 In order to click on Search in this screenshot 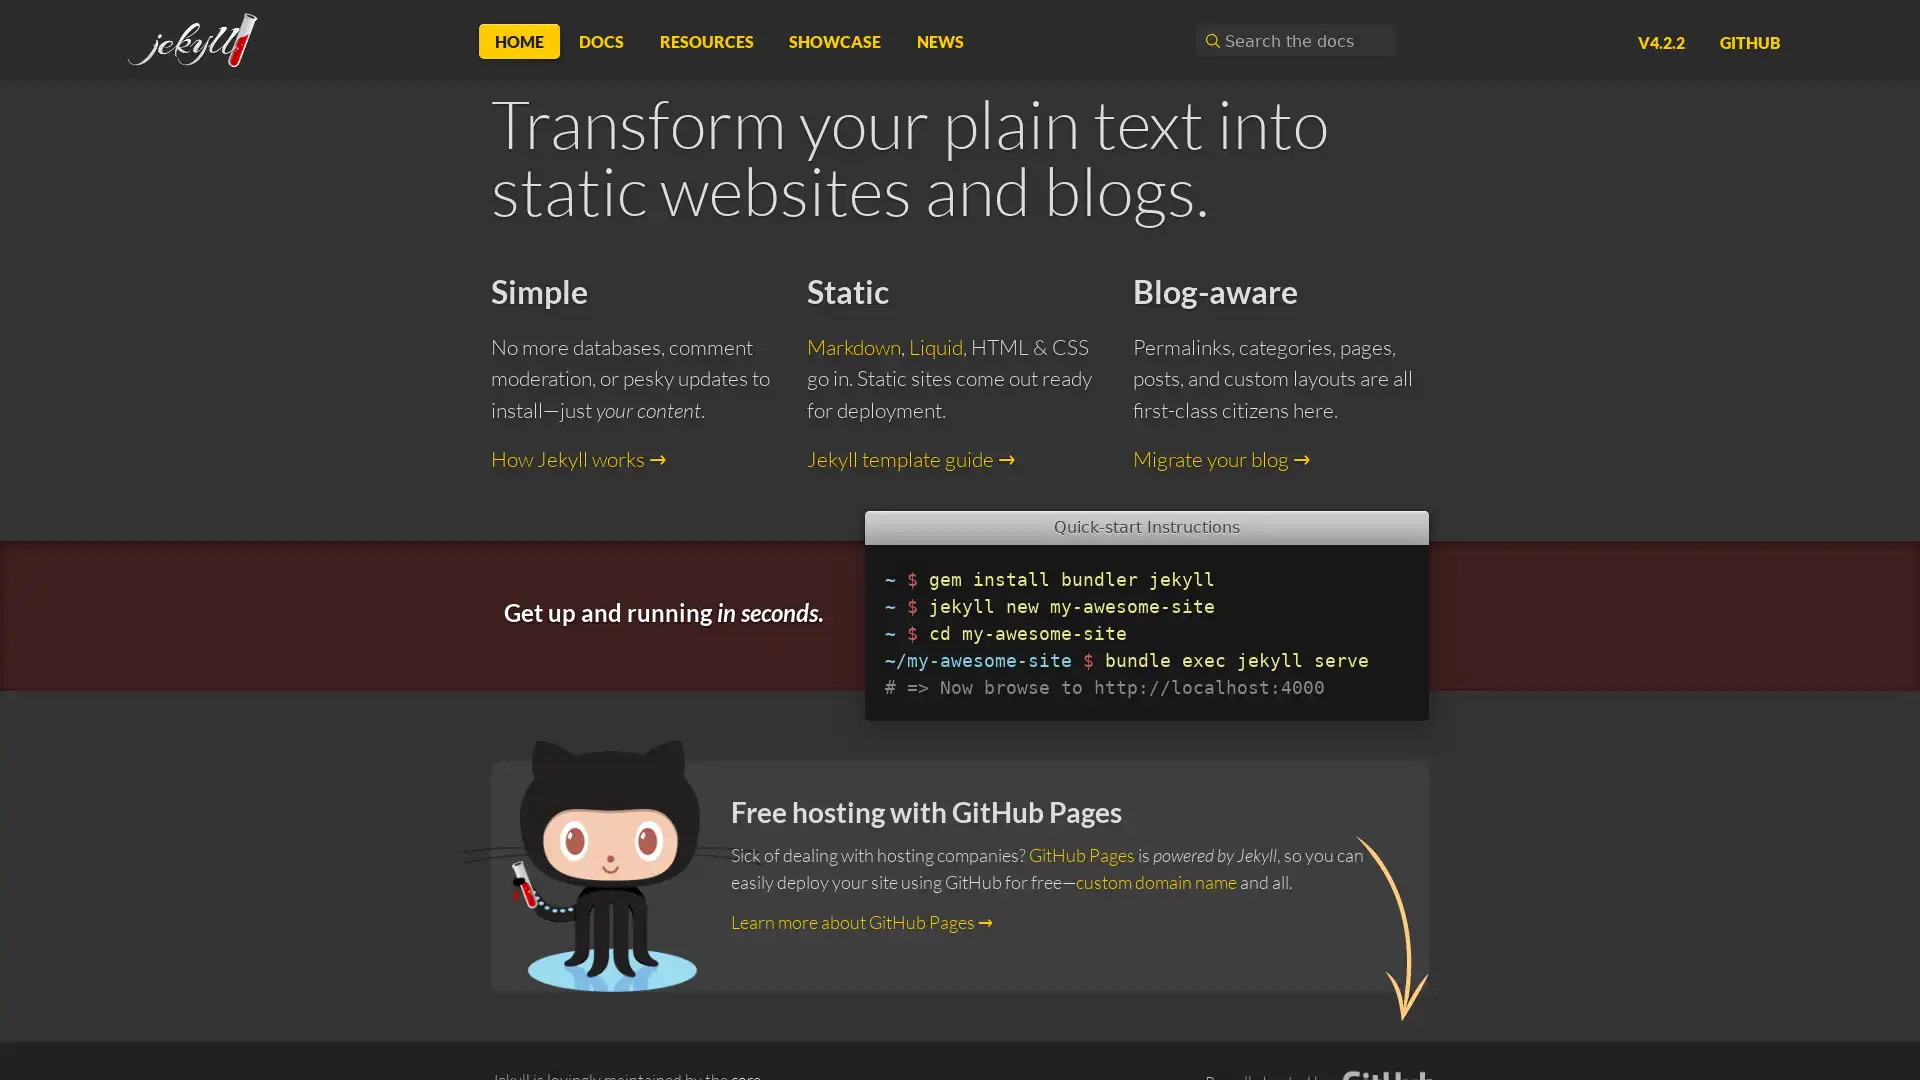, I will do `click(1209, 40)`.